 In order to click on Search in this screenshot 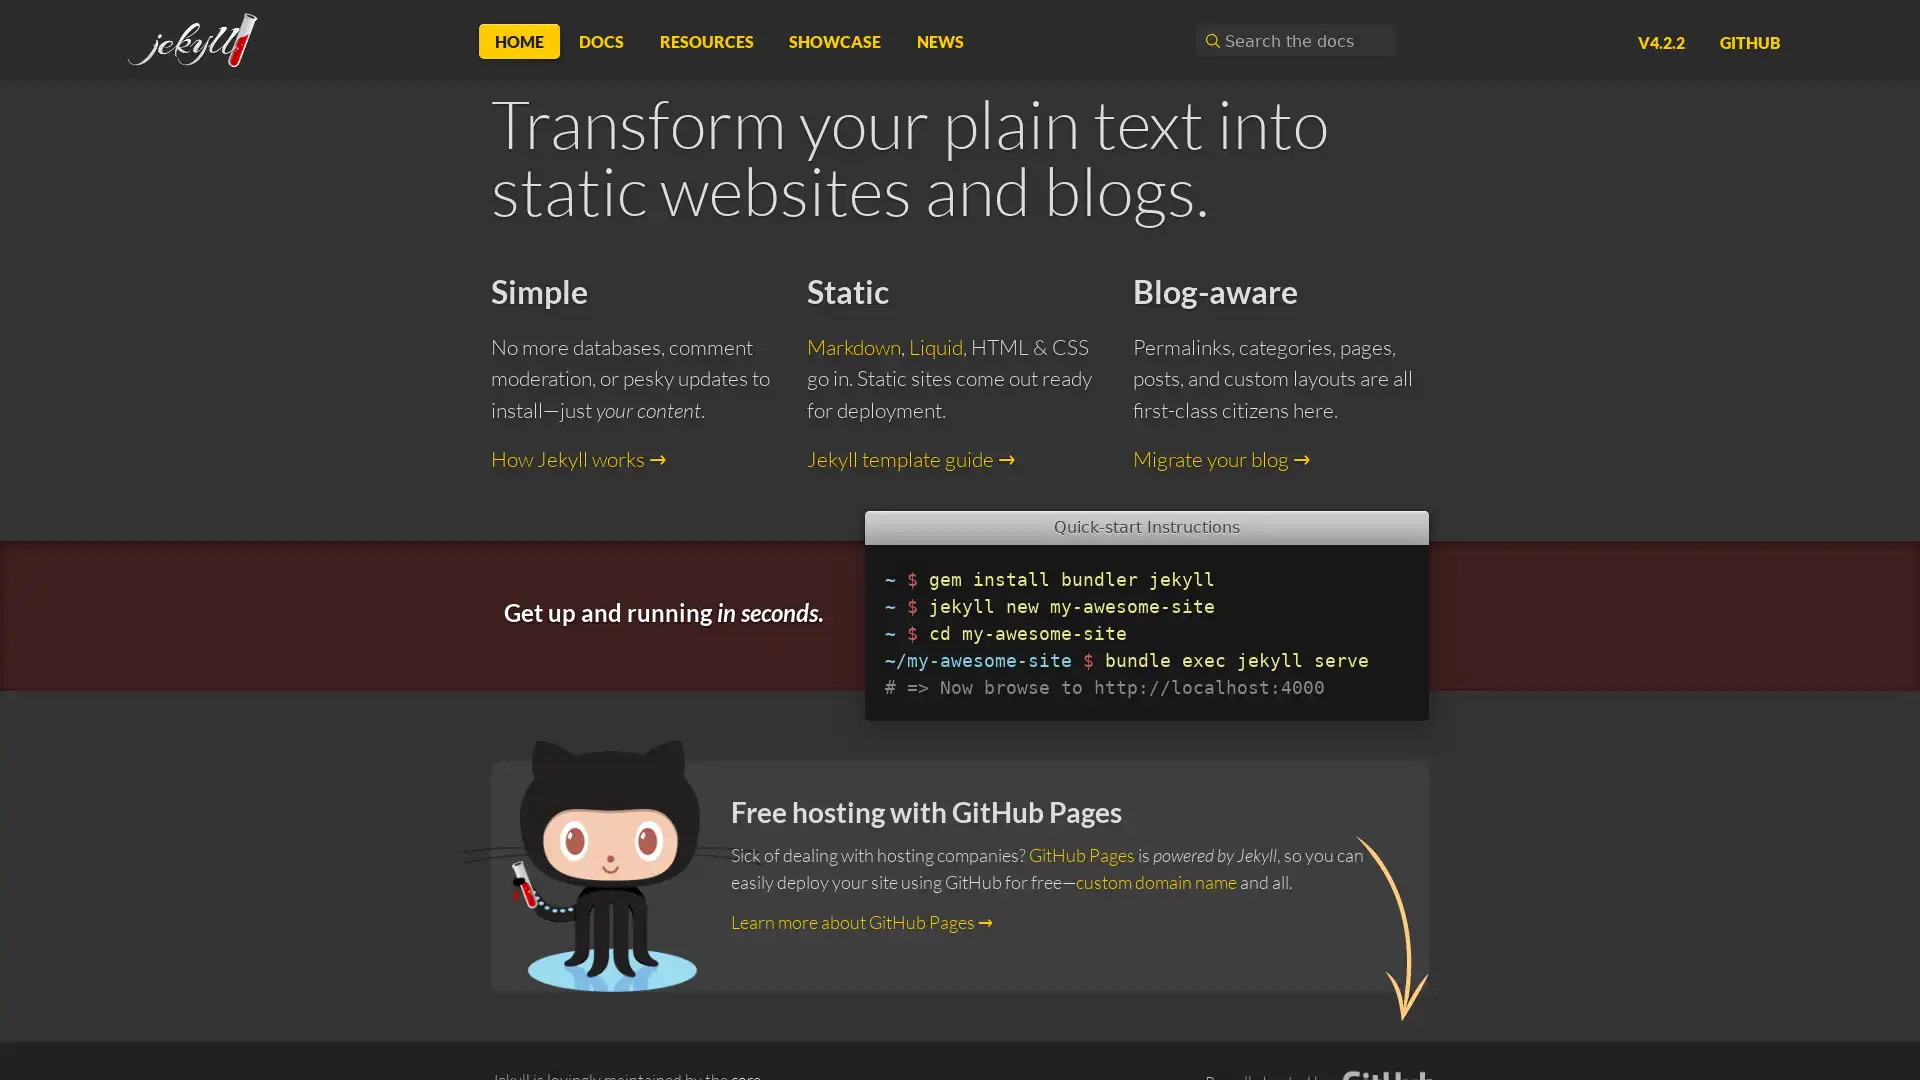, I will do `click(1209, 40)`.